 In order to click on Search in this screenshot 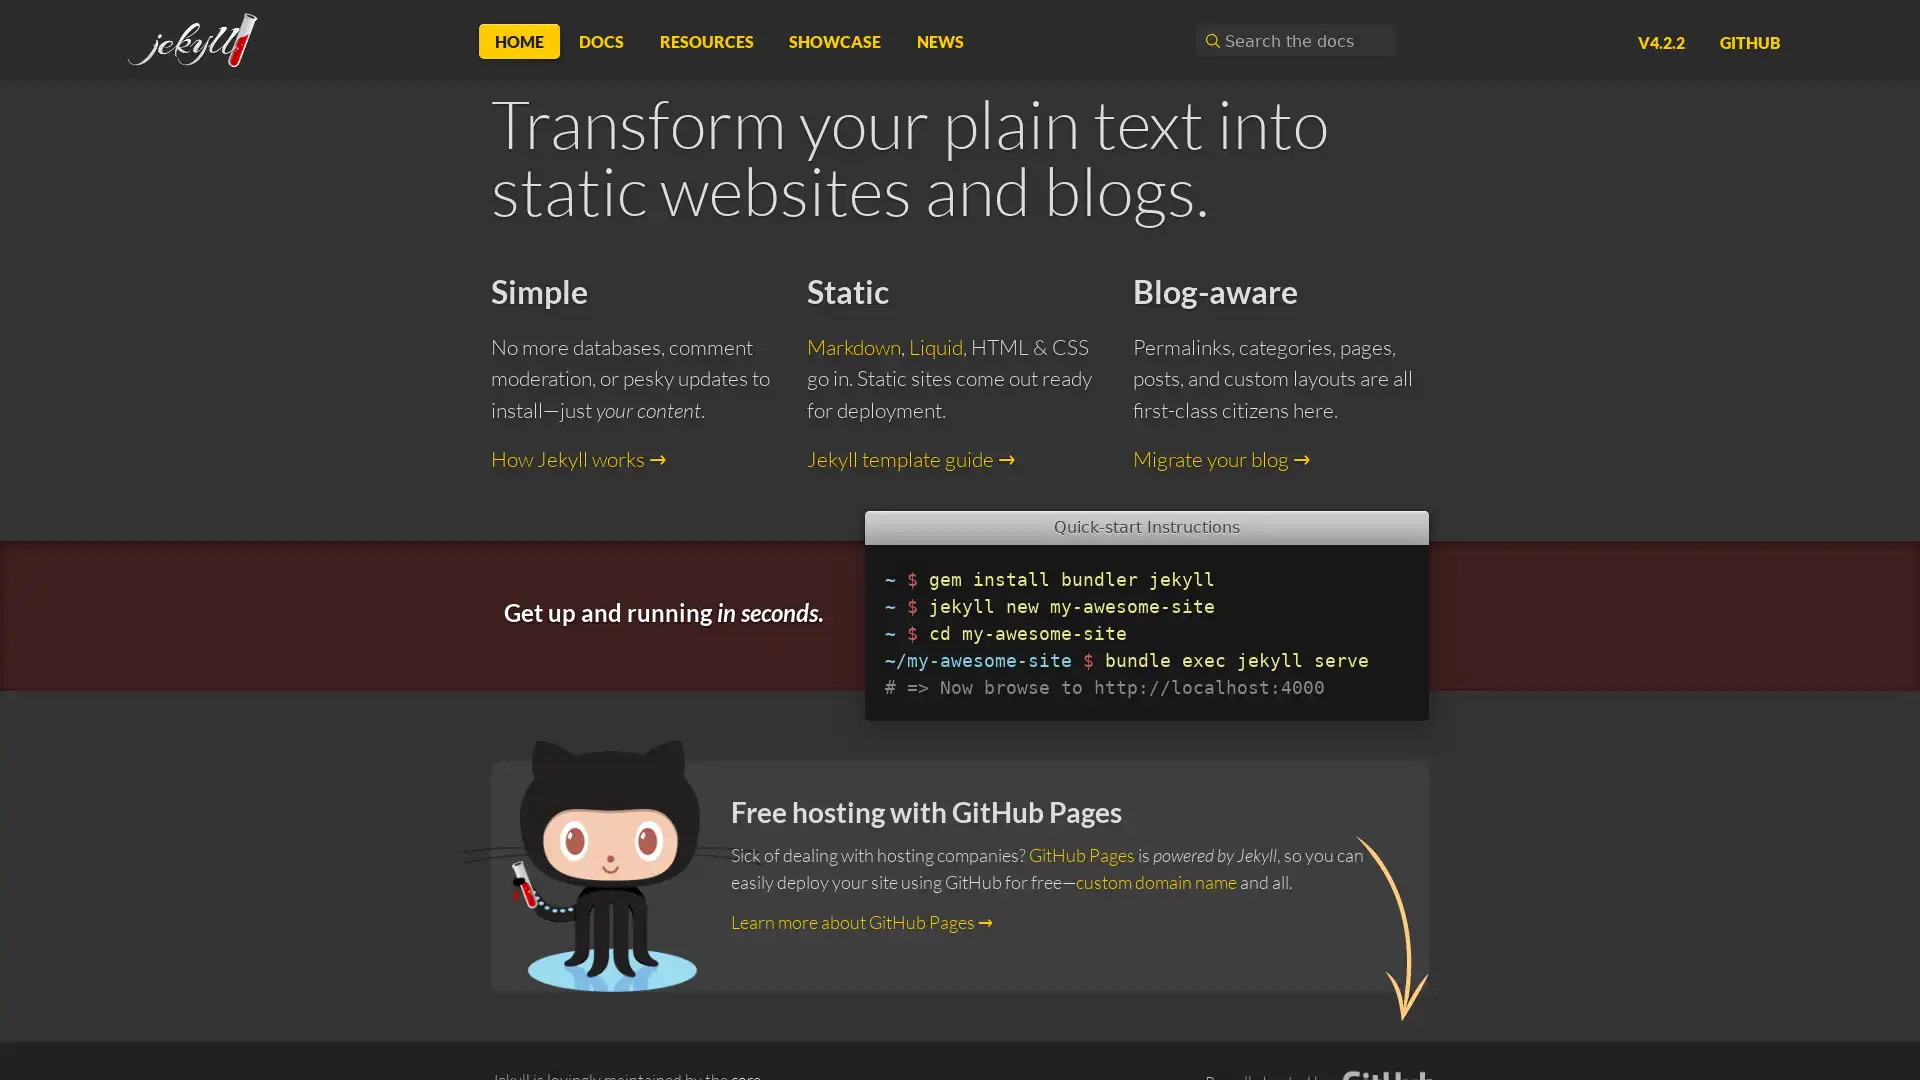, I will do `click(1209, 40)`.